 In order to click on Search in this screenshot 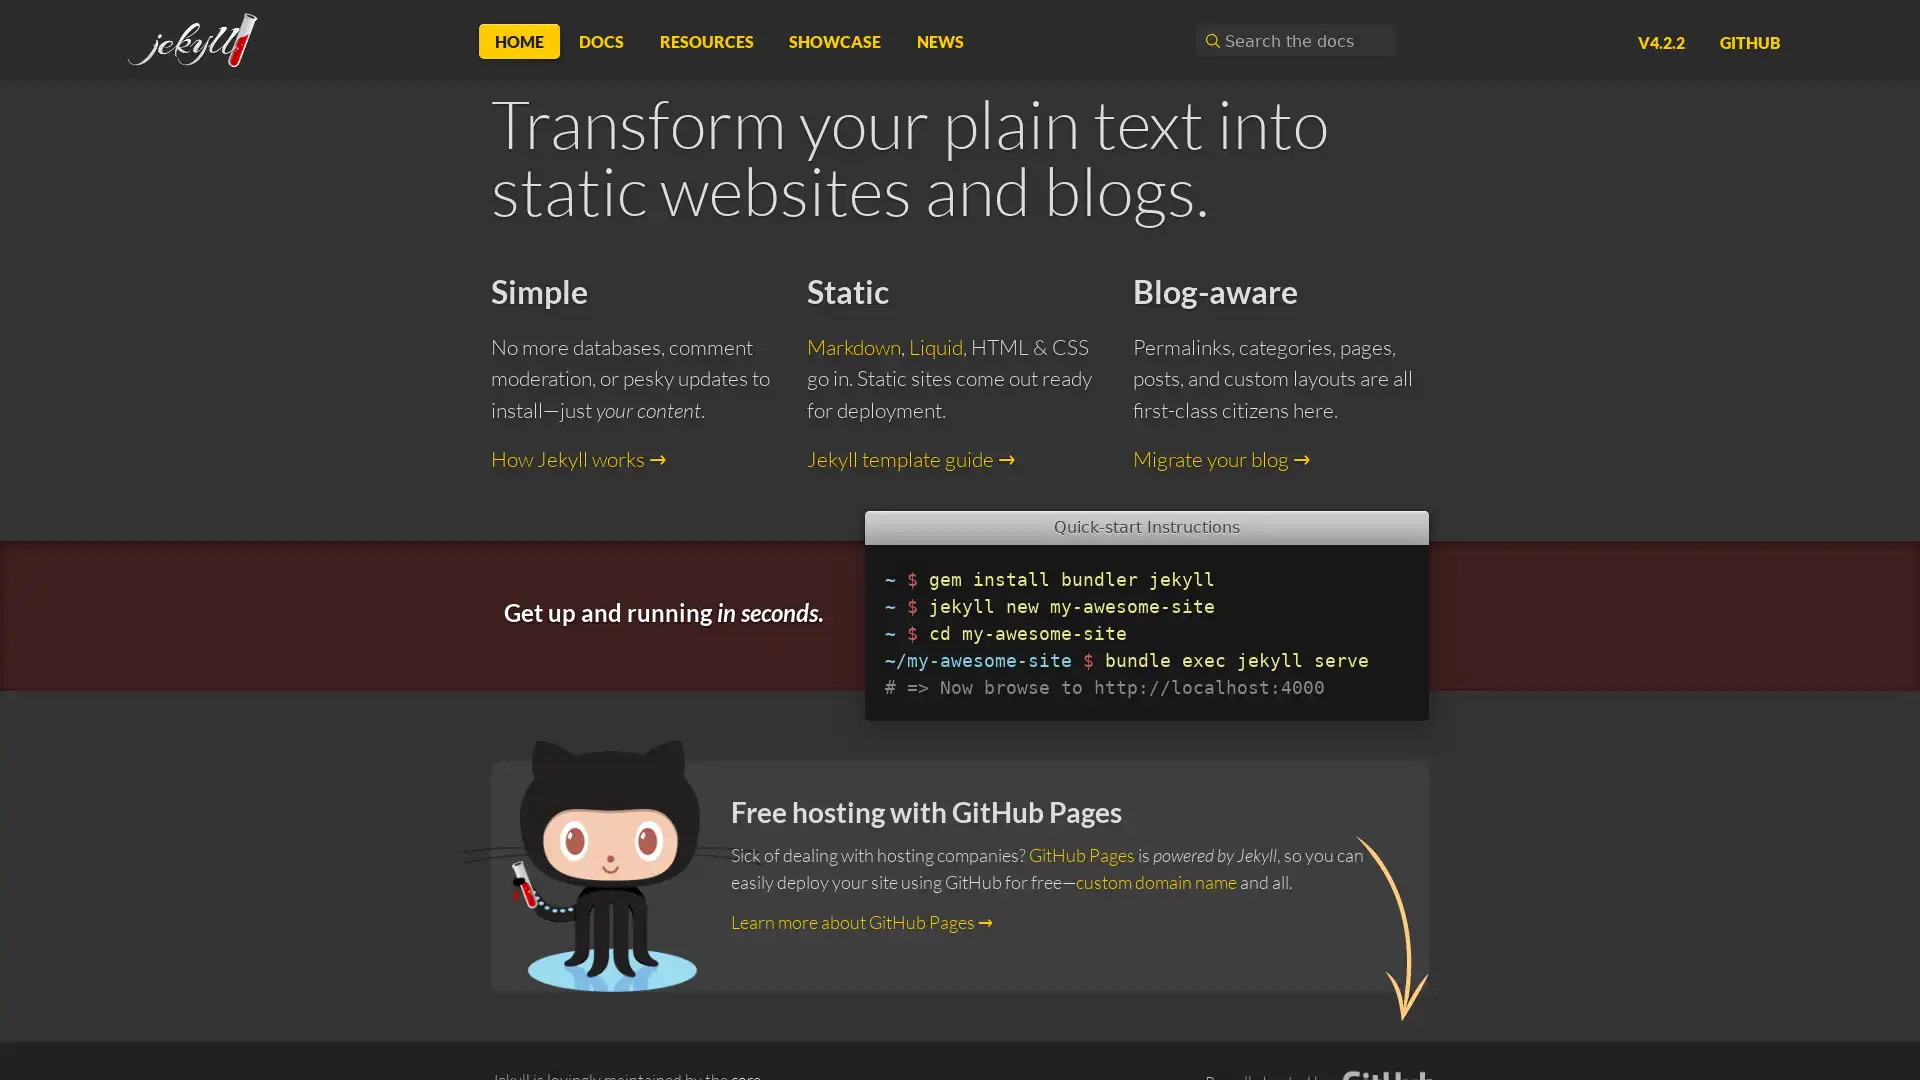, I will do `click(1209, 40)`.